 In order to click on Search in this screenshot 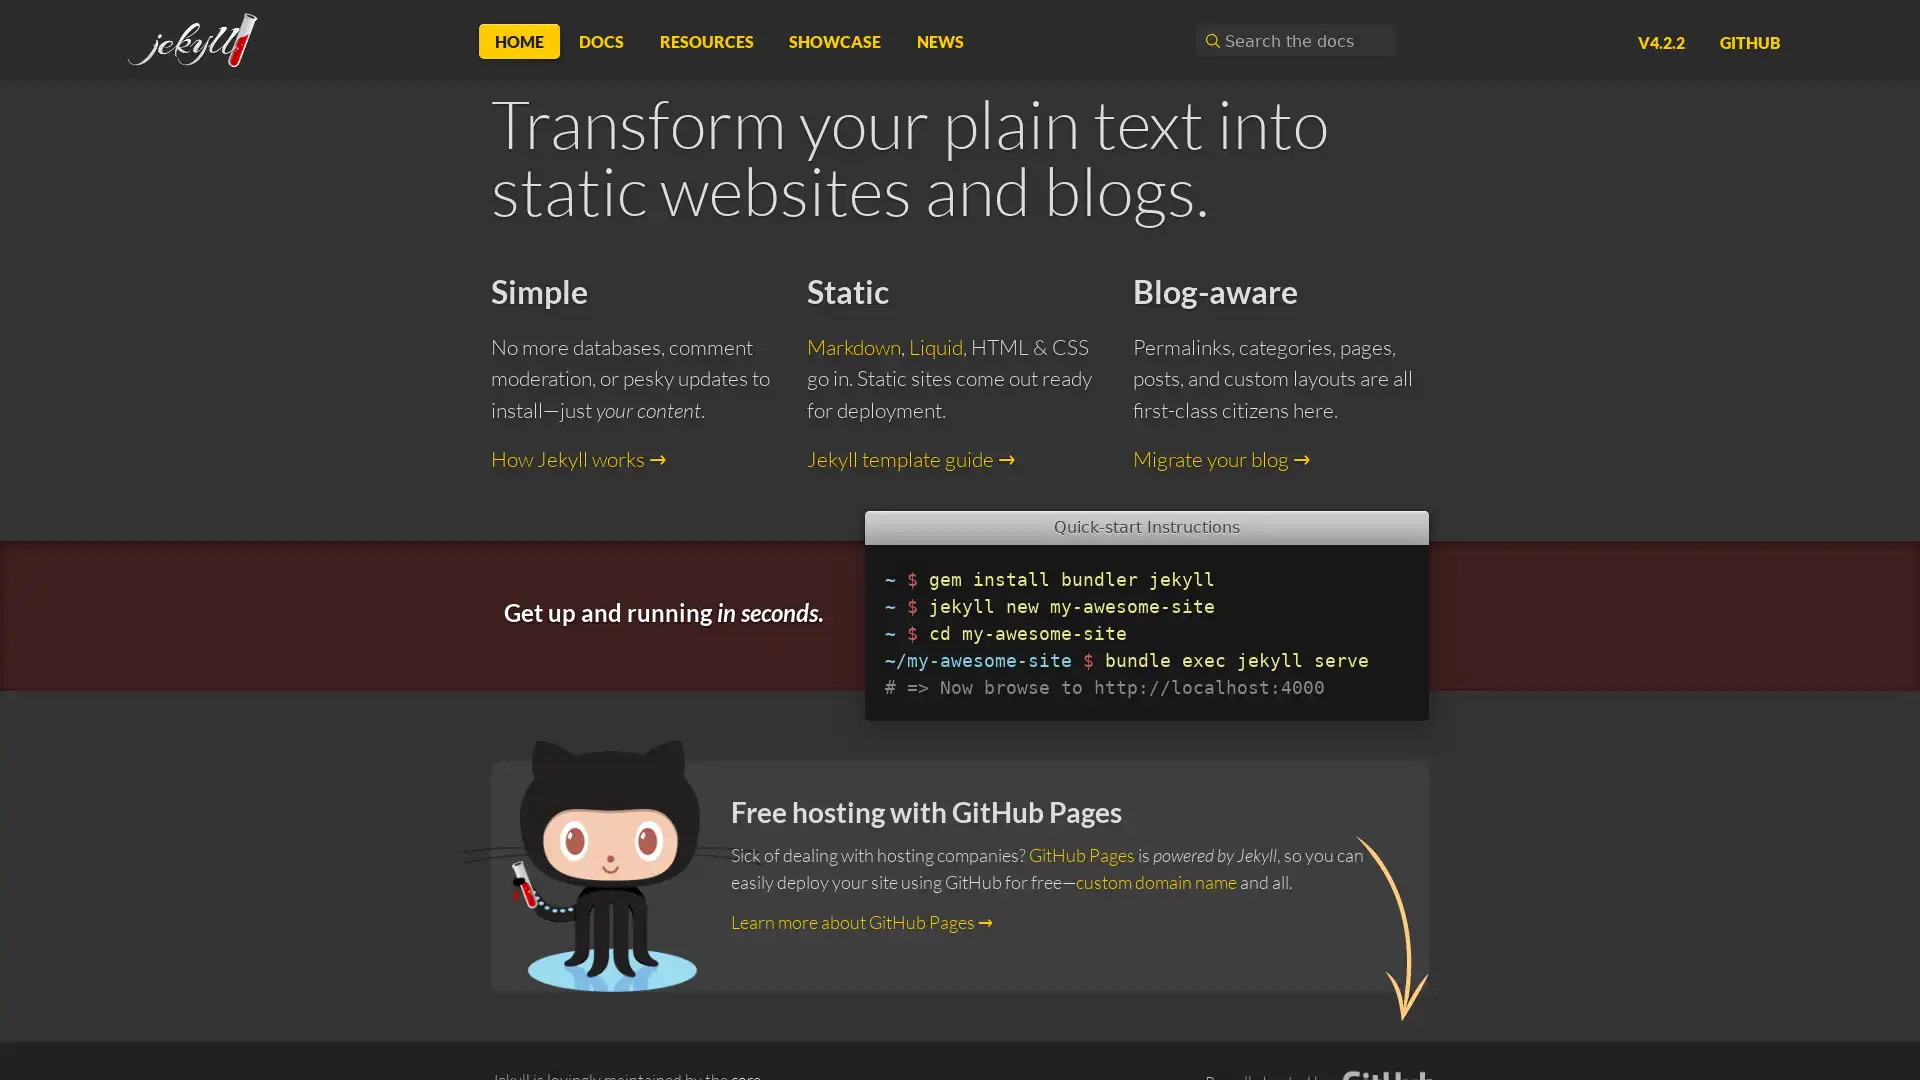, I will do `click(1209, 40)`.